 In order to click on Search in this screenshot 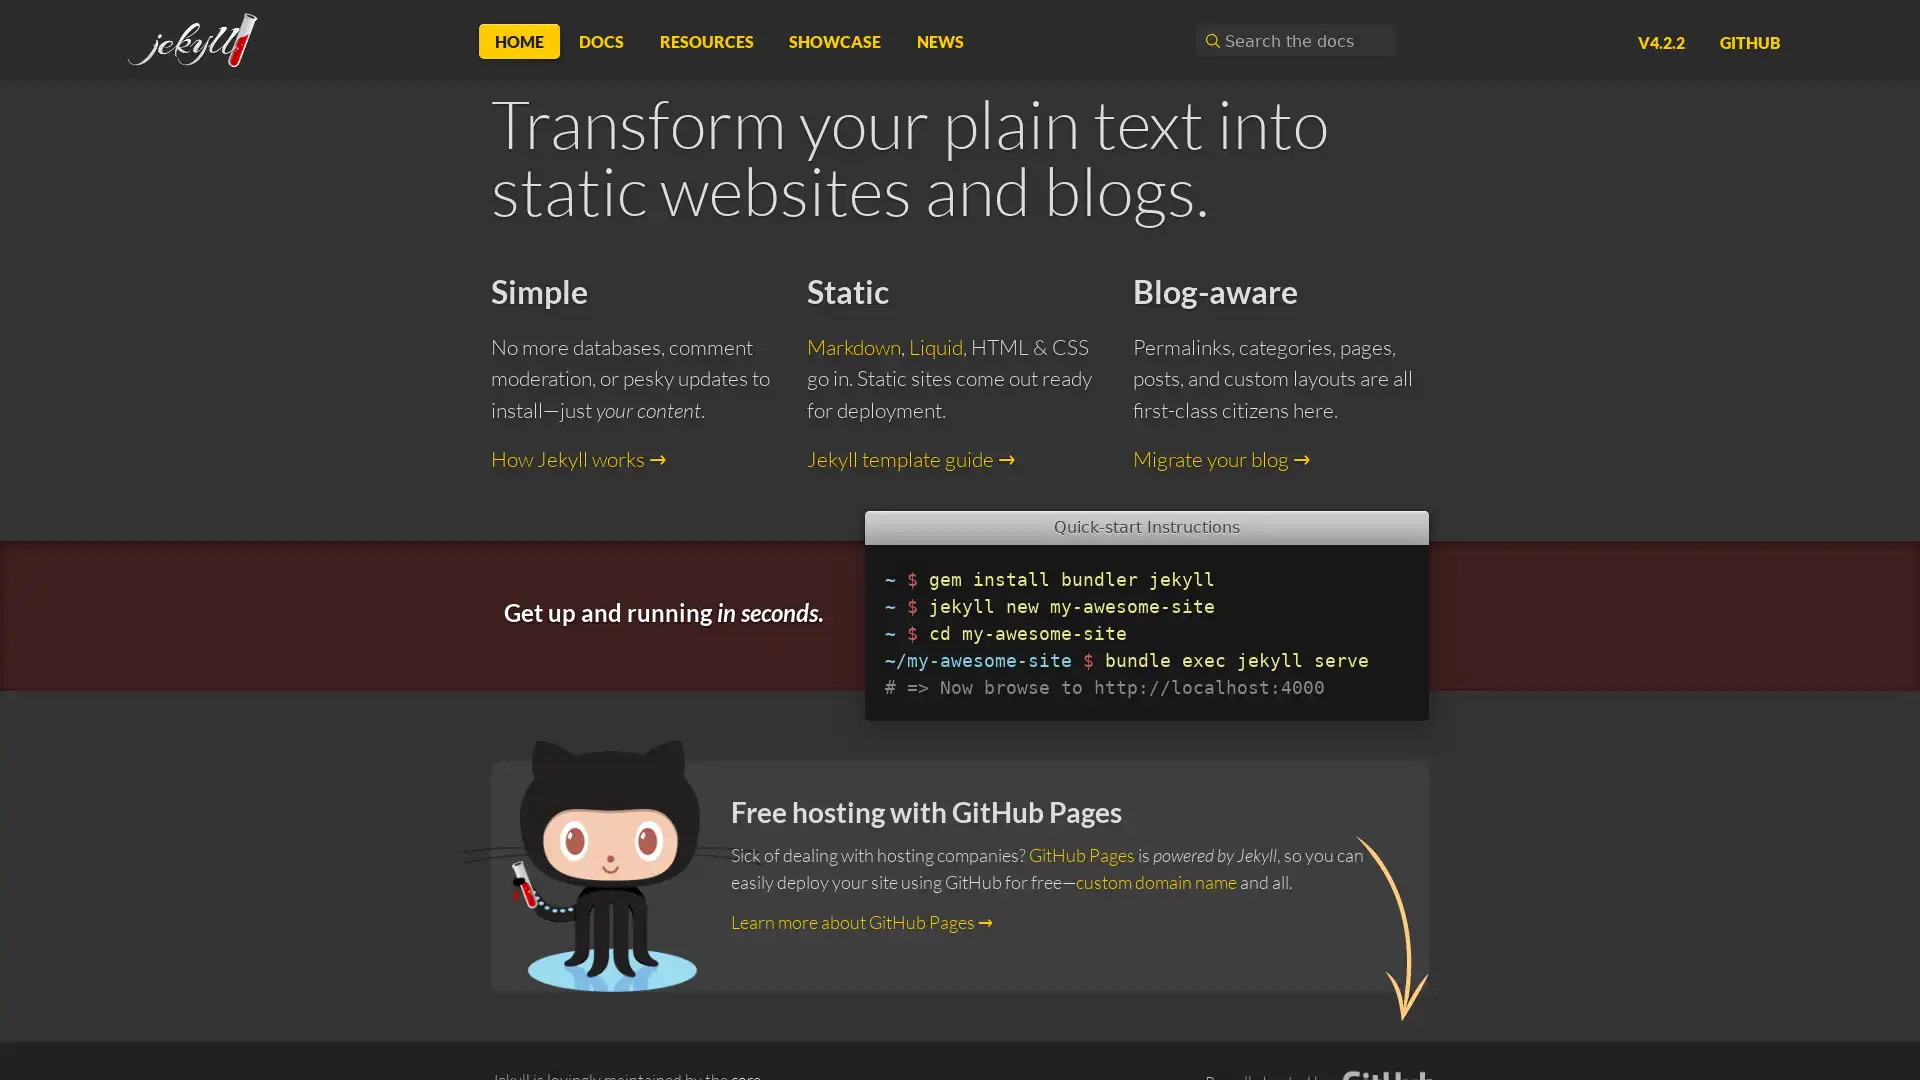, I will do `click(1209, 40)`.